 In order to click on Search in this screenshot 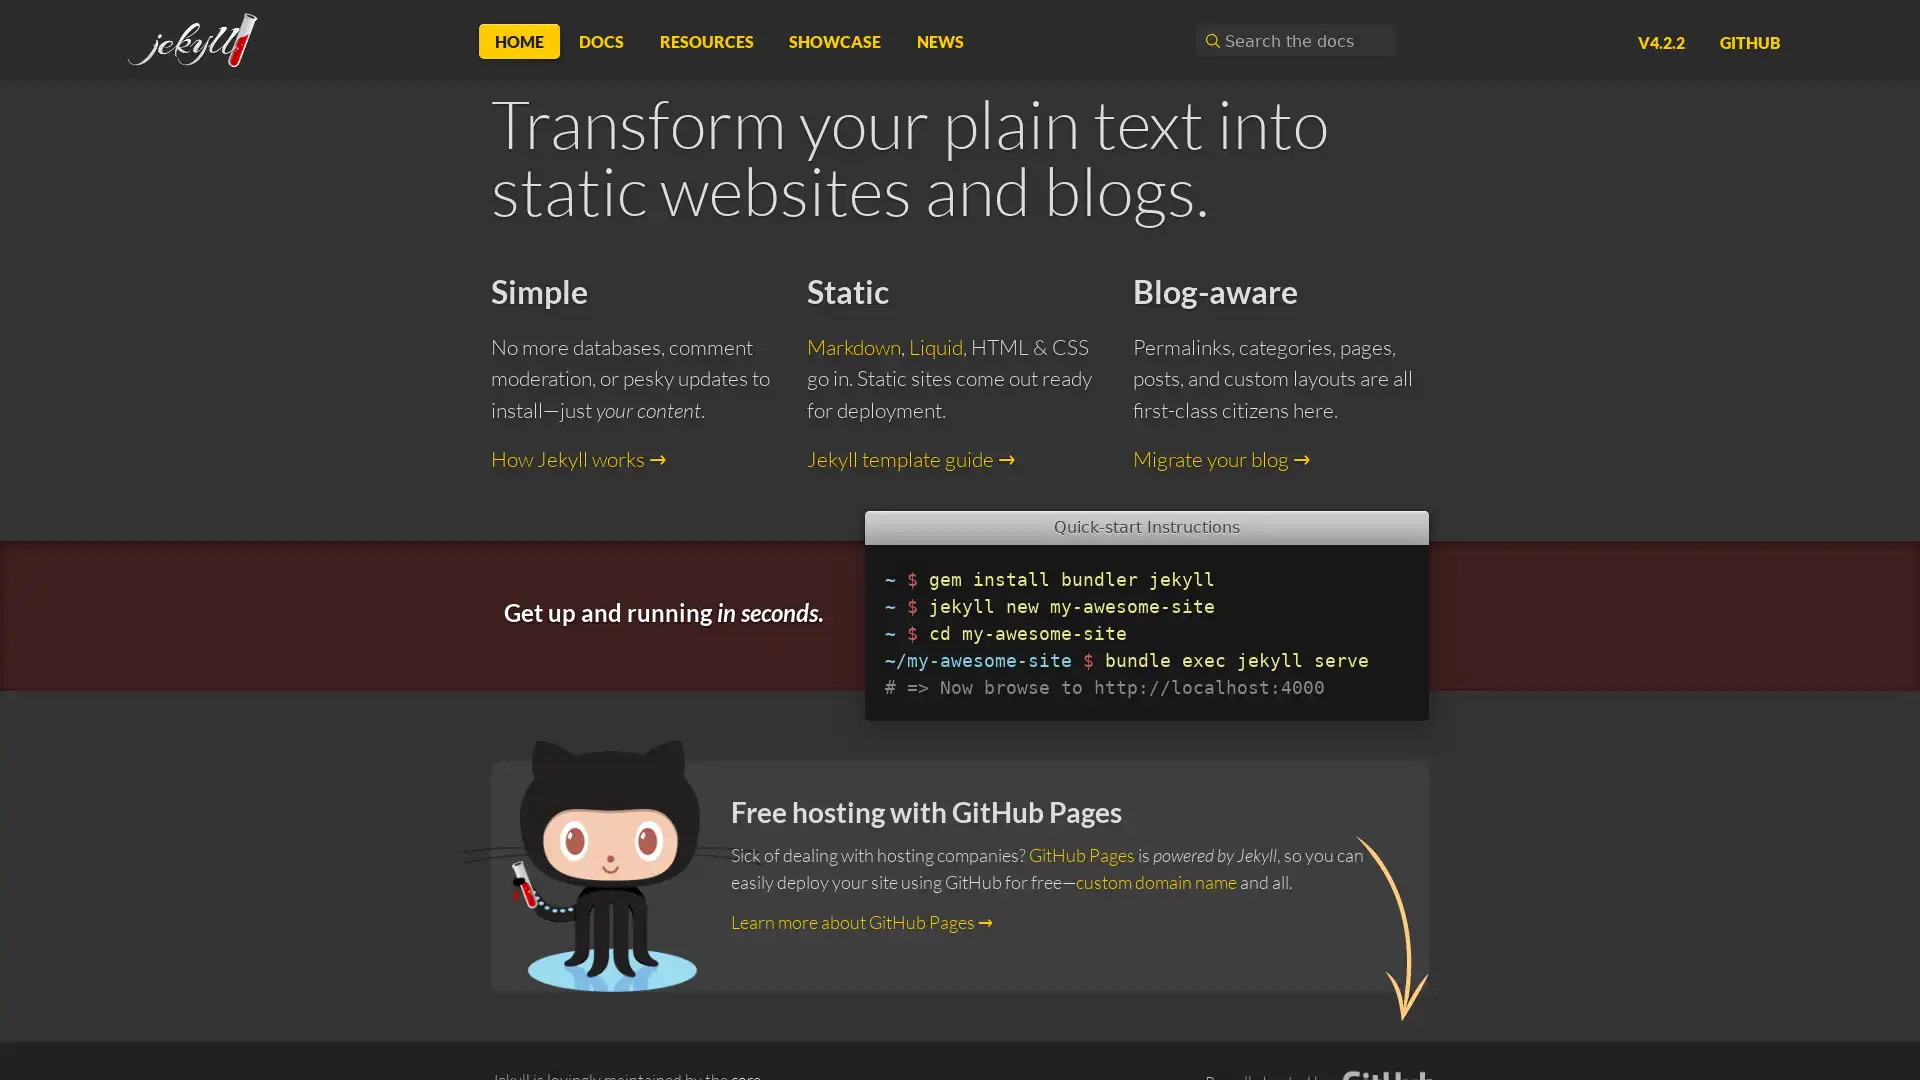, I will do `click(1209, 40)`.